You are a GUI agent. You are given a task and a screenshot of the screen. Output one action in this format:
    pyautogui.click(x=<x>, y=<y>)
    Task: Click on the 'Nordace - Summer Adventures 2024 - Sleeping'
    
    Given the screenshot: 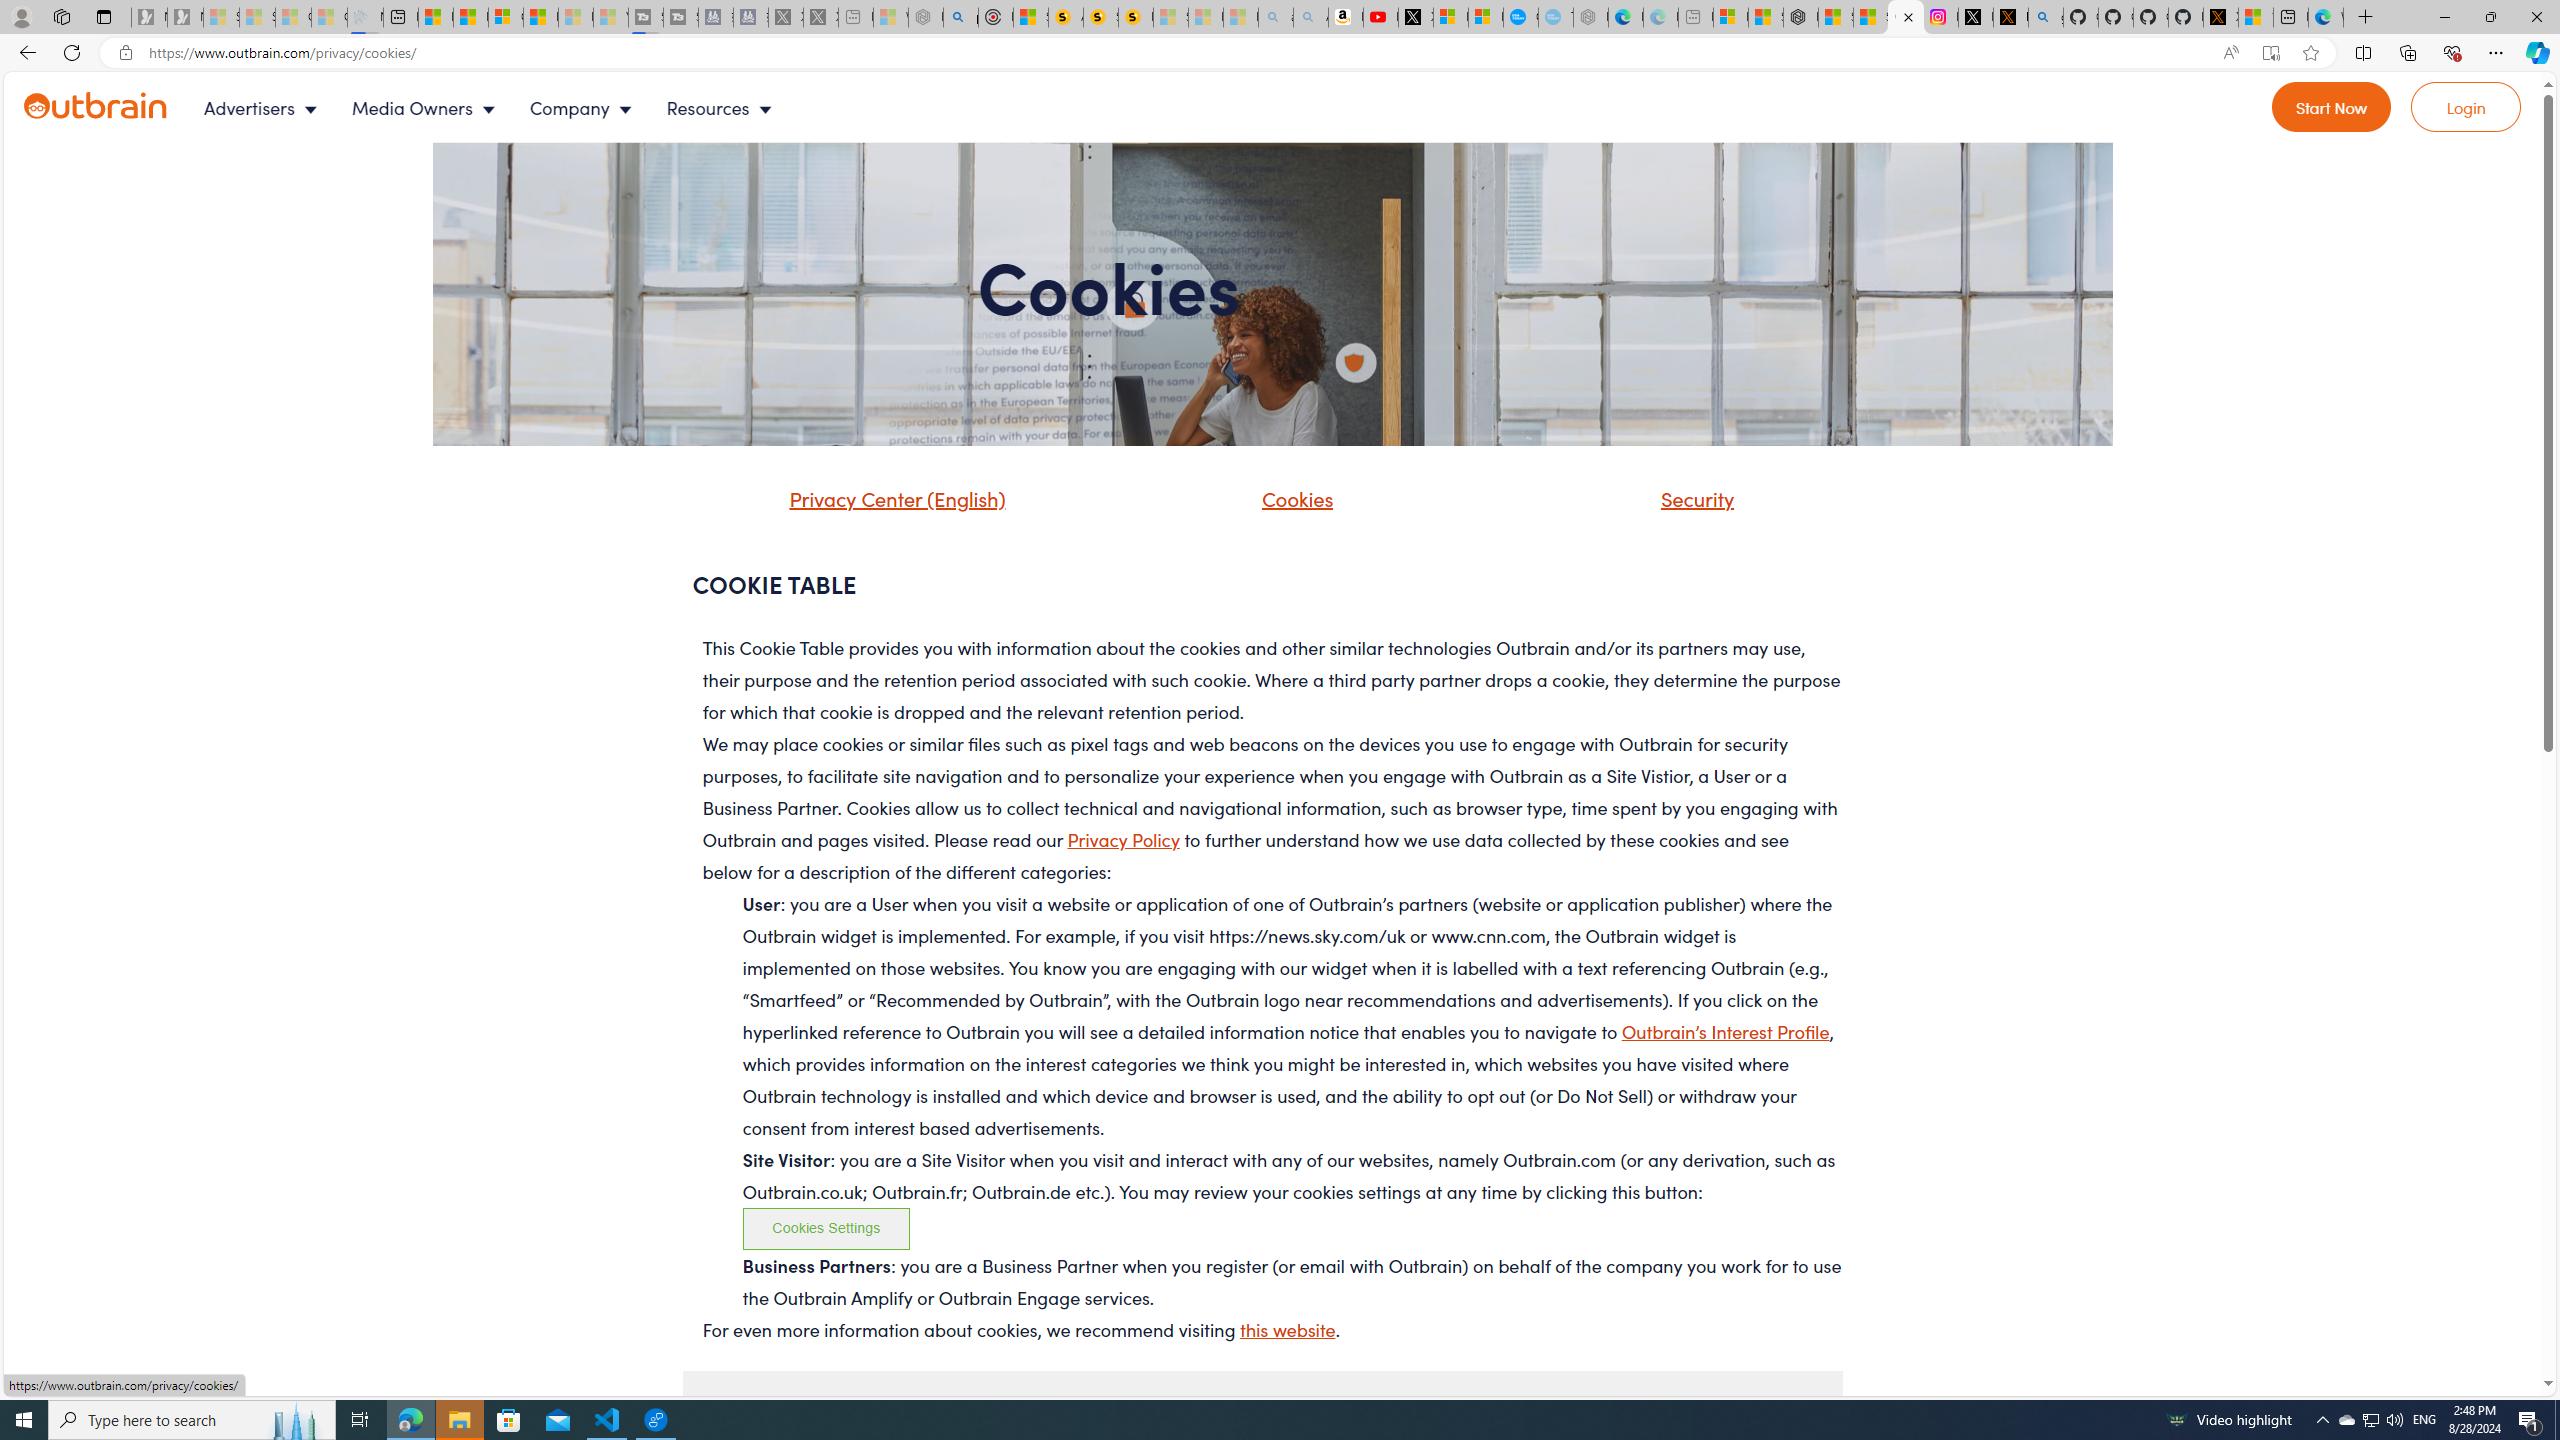 What is the action you would take?
    pyautogui.click(x=925, y=16)
    